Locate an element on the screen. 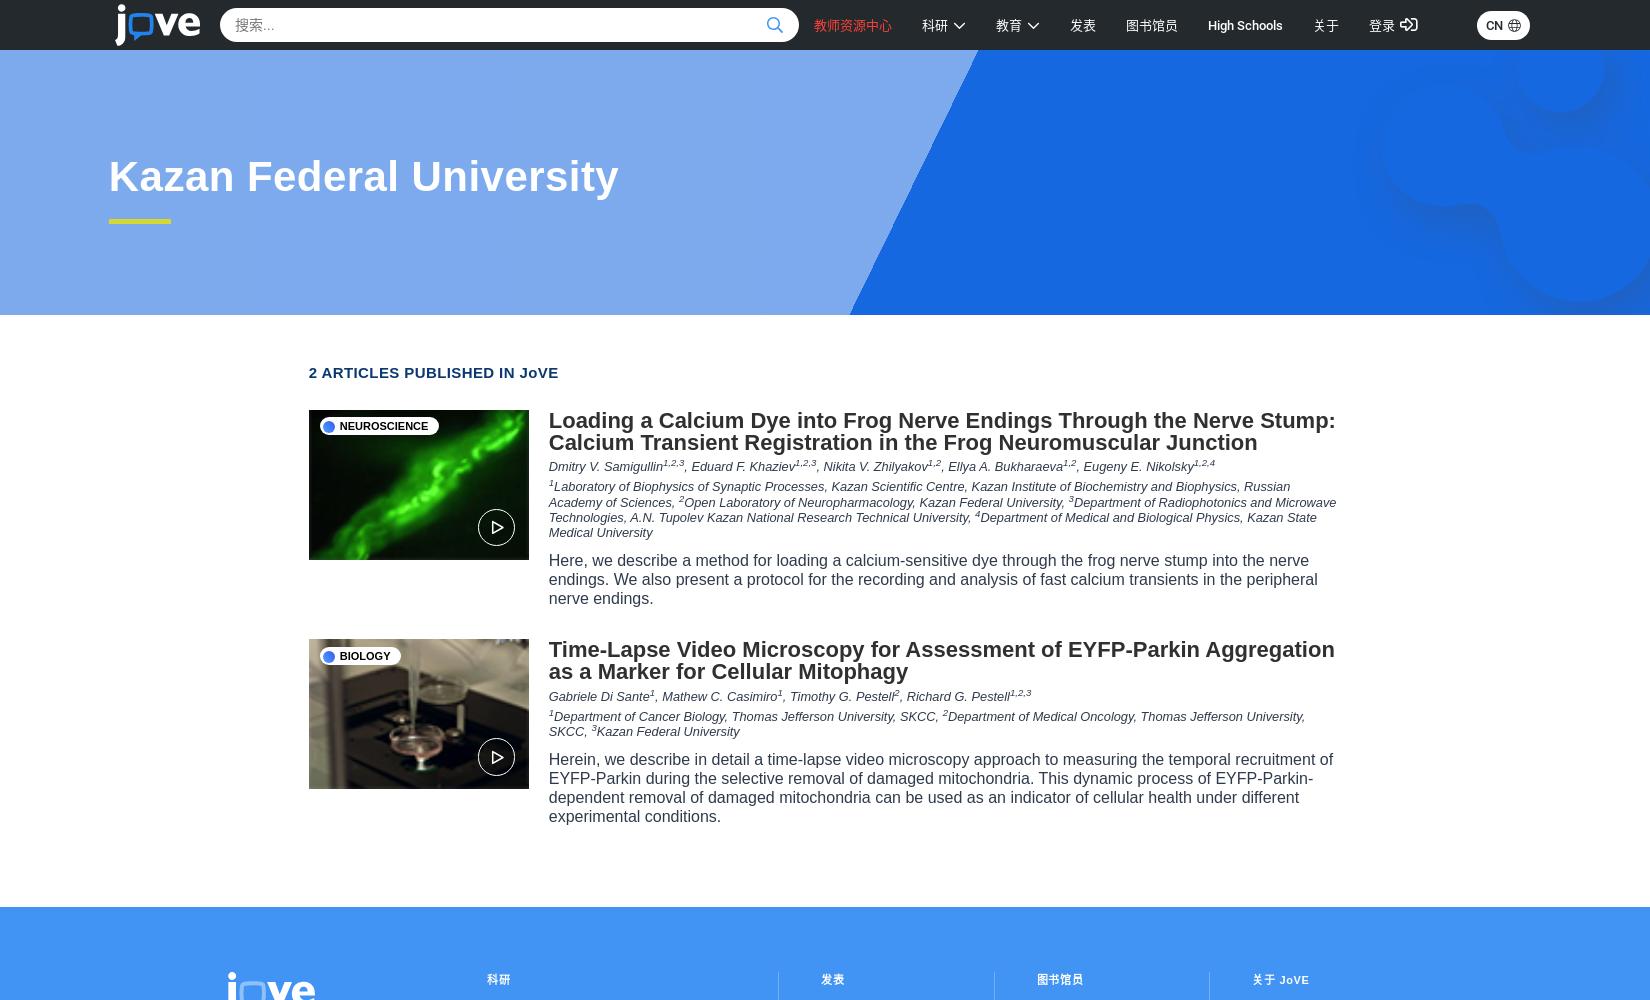 Image resolution: width=1650 pixels, height=1000 pixels. 'Here, we describe a method for loading a calcium-sensitive dye through the frog nerve stump into the nerve endings. We also present a protocol for the recording and analysis of fast calcium transients in the peripheral nerve endings.' is located at coordinates (546, 577).